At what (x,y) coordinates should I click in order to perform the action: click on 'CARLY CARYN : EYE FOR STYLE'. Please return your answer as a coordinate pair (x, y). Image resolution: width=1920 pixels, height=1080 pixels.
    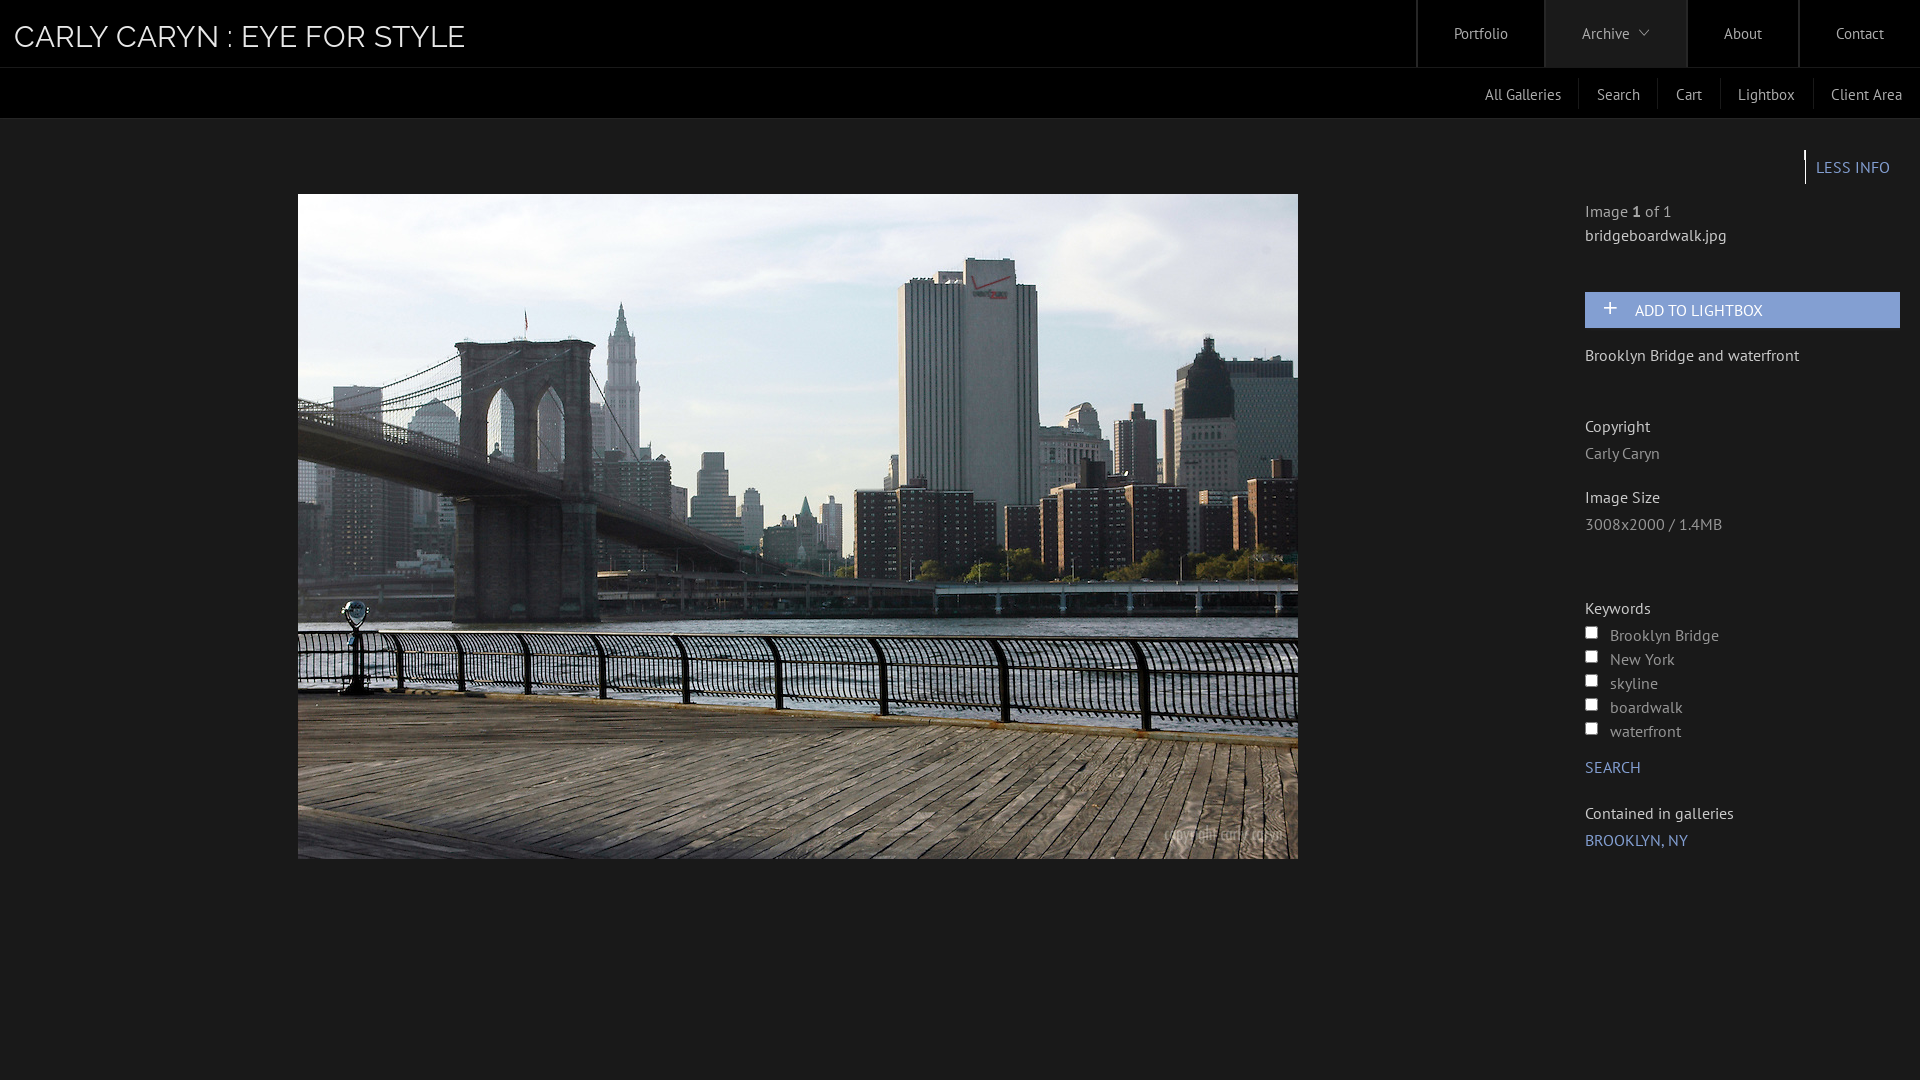
    Looking at the image, I should click on (239, 36).